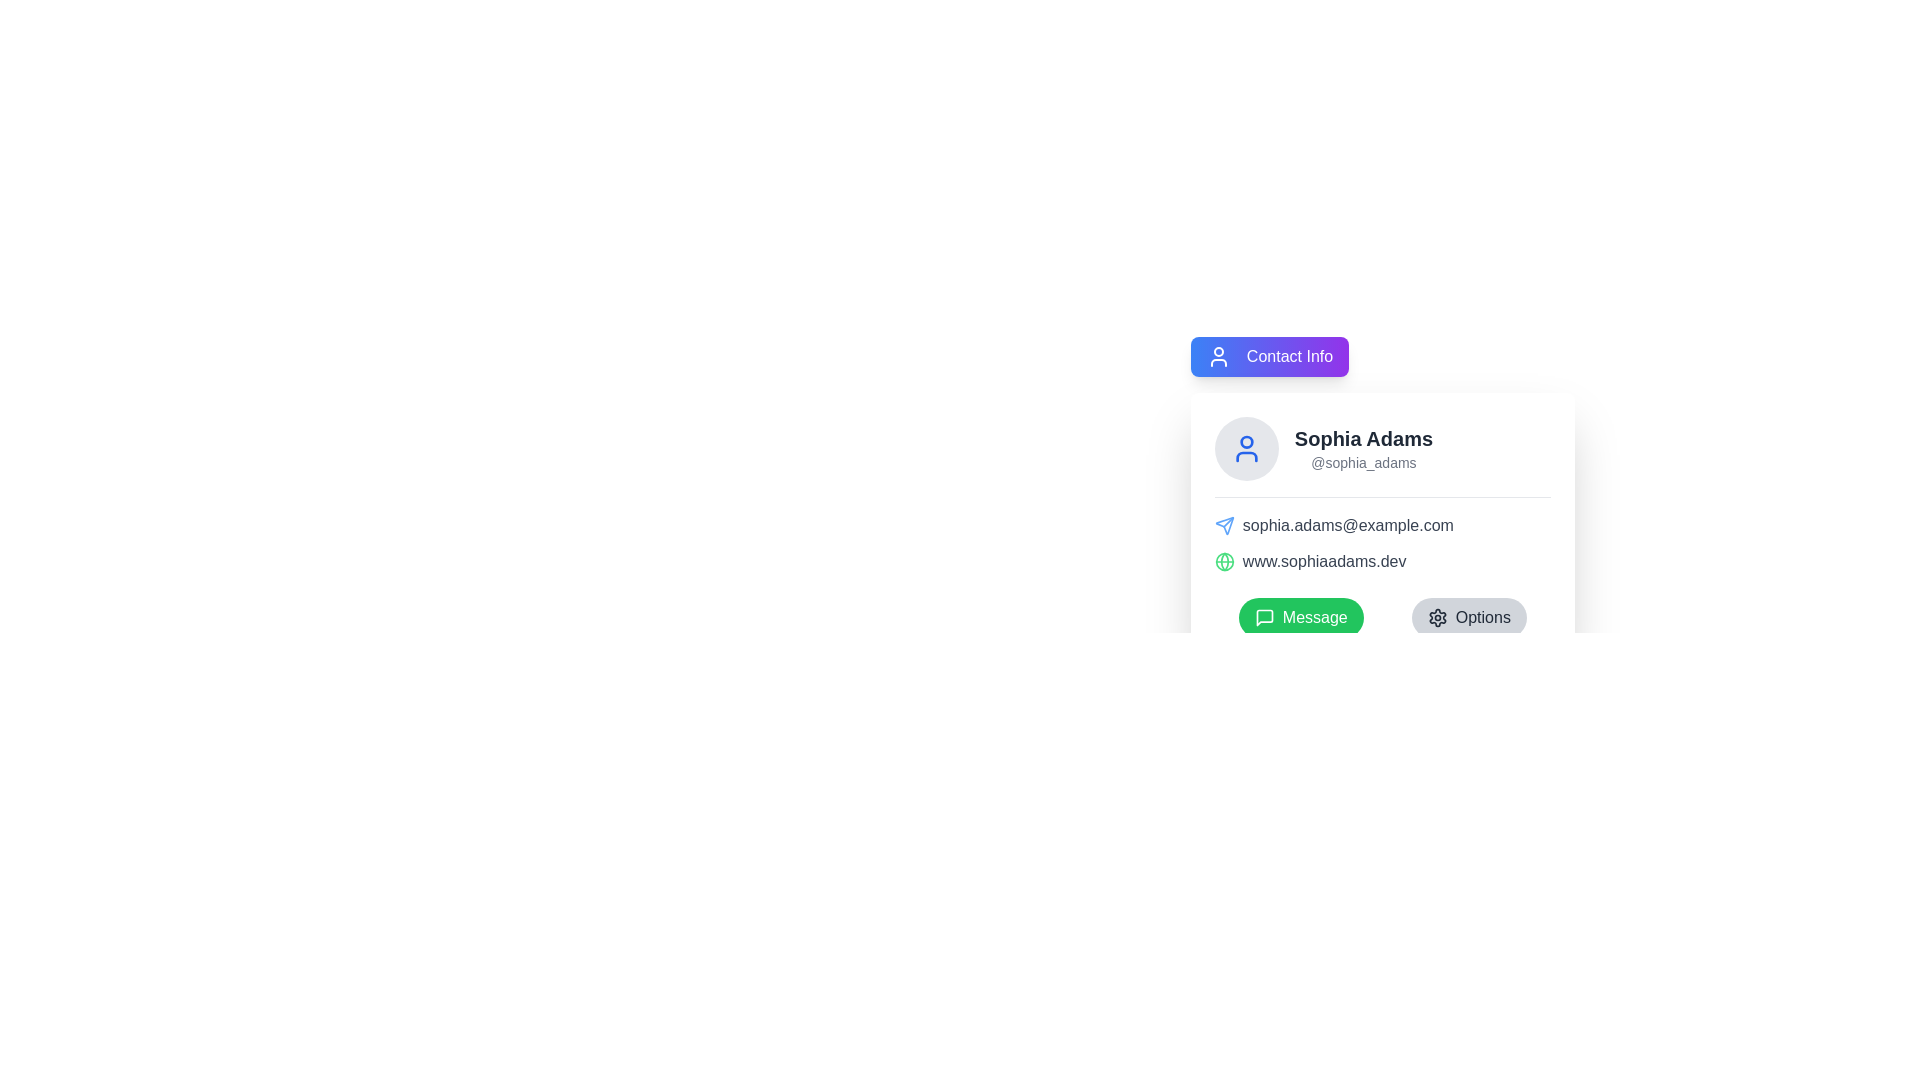 The width and height of the screenshot is (1920, 1080). Describe the element at coordinates (1362, 462) in the screenshot. I see `the text label displaying the username '@sophia_adams' located under the name 'Sophia Adams' in the user profile interface` at that location.